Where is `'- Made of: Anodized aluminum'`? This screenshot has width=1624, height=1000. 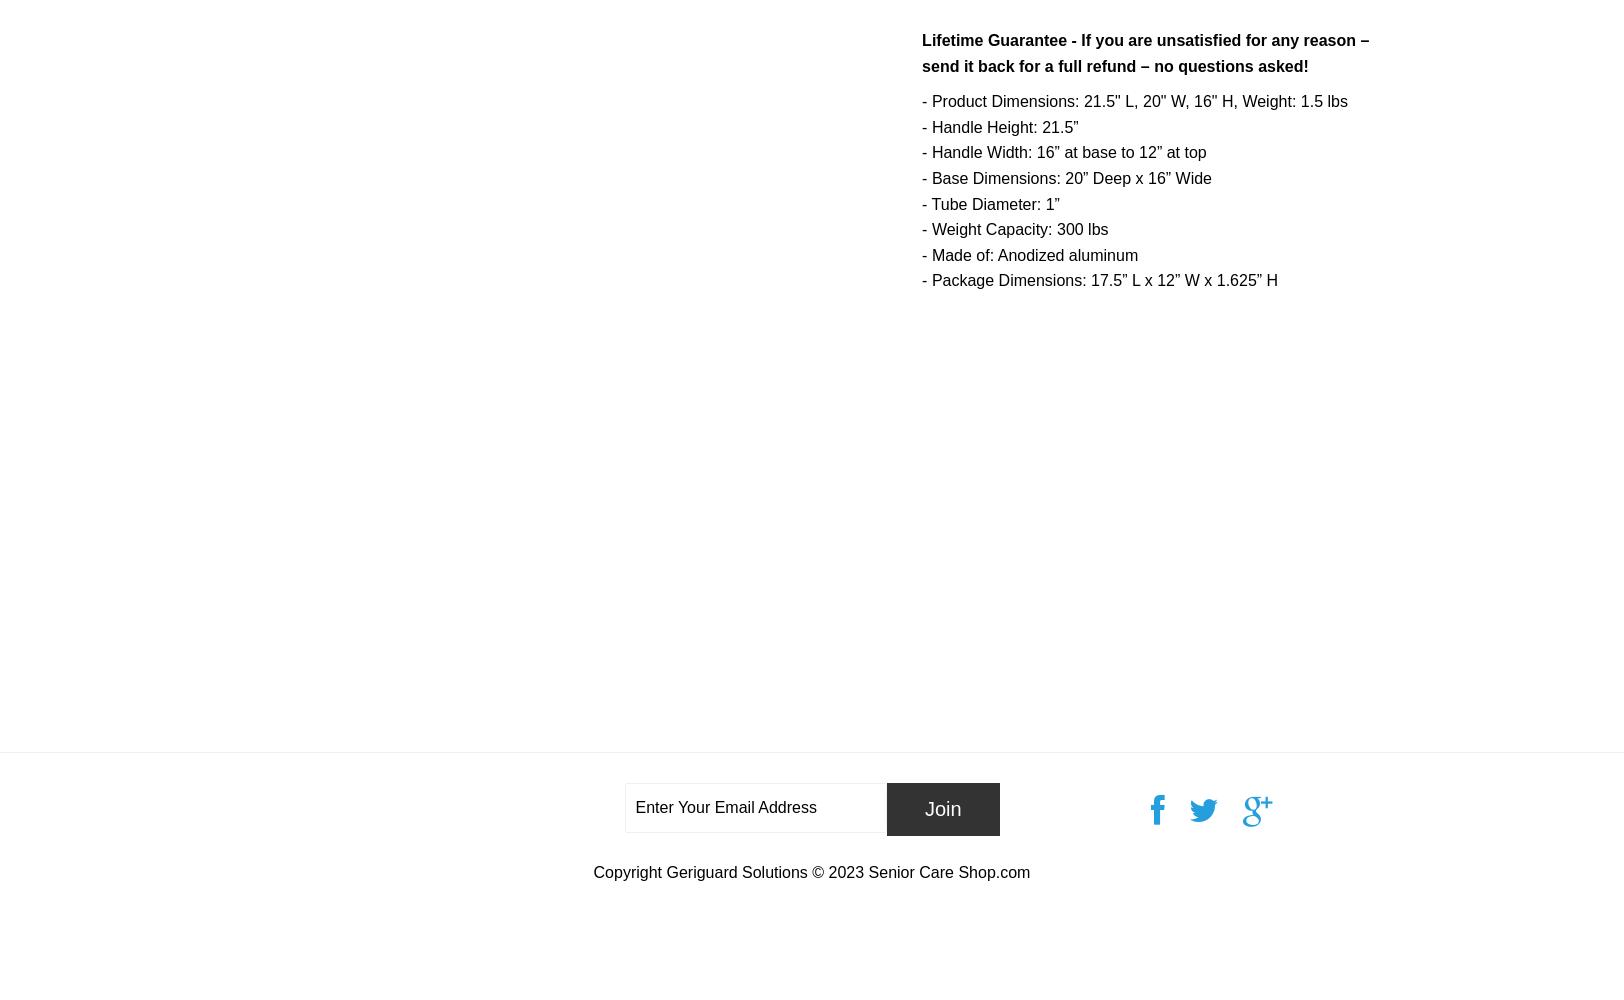 '- Made of: Anodized aluminum' is located at coordinates (921, 254).